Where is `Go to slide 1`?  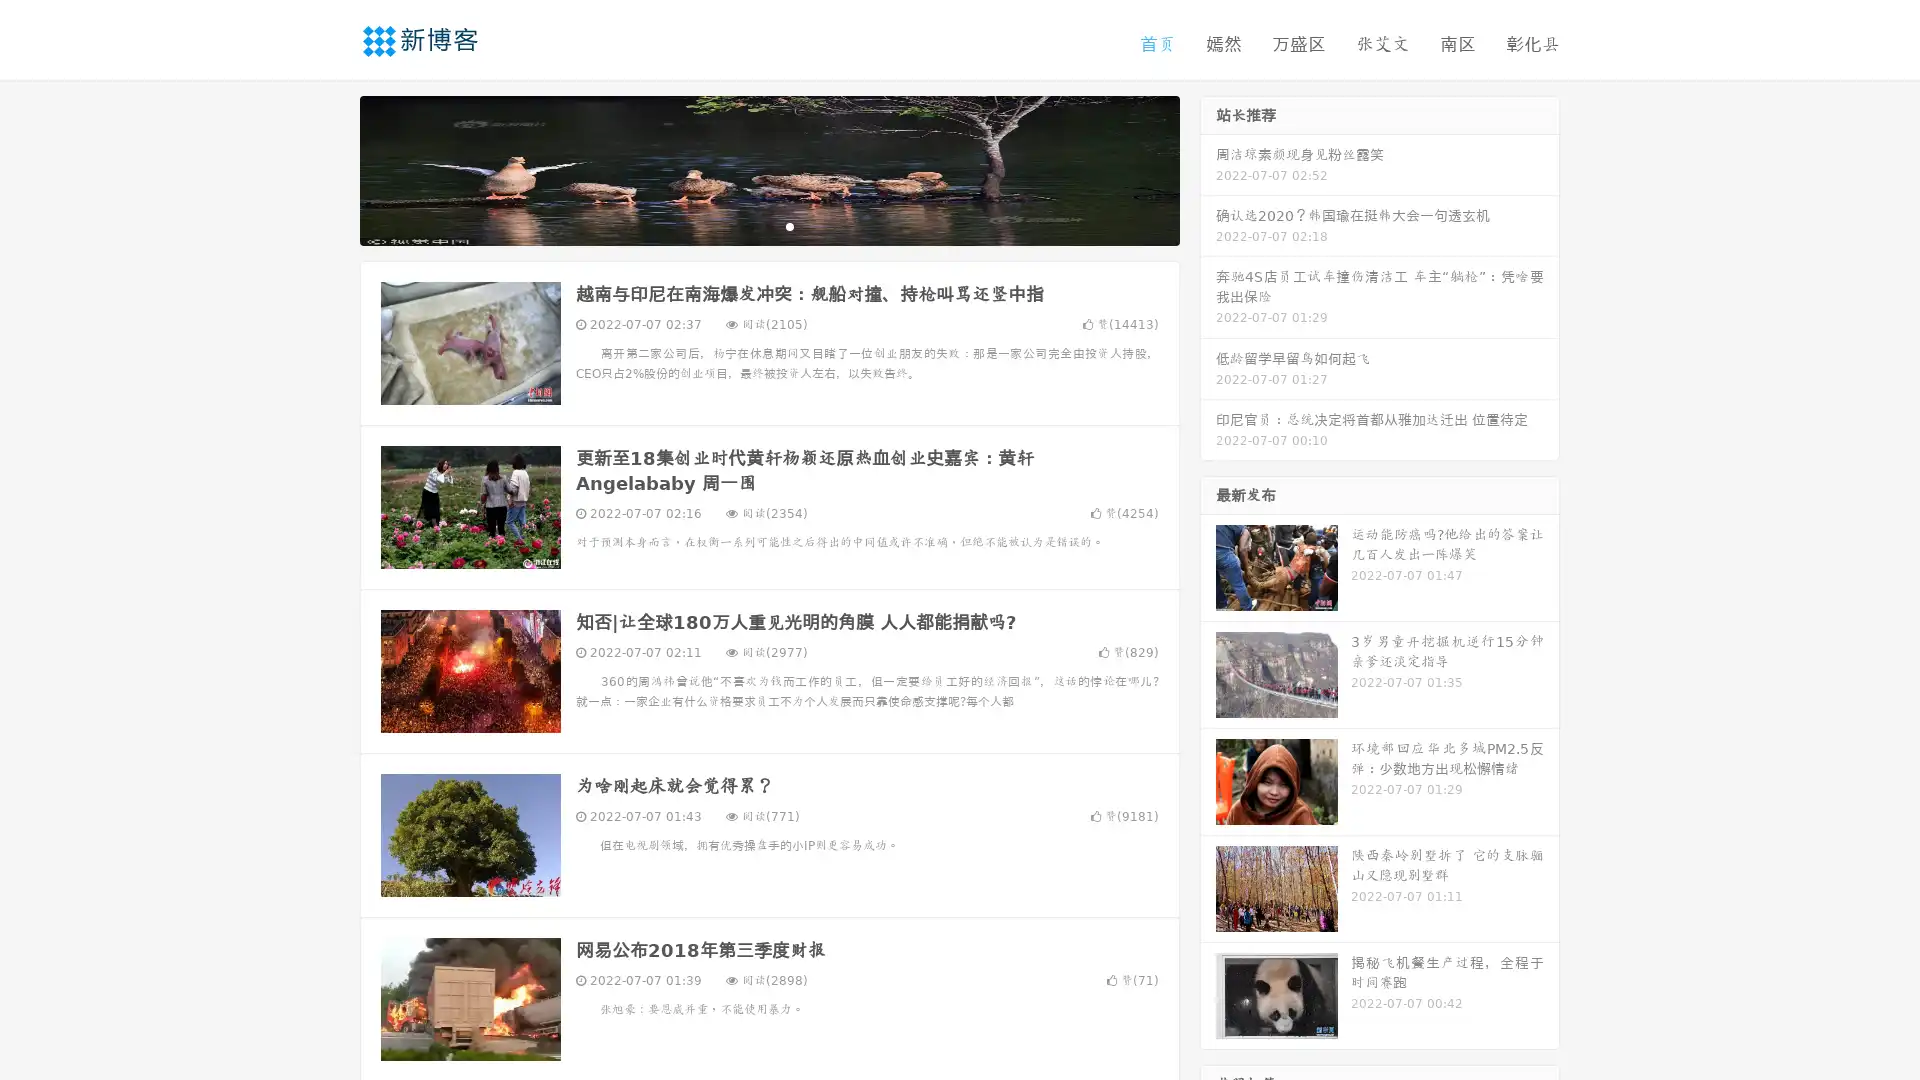
Go to slide 1 is located at coordinates (748, 225).